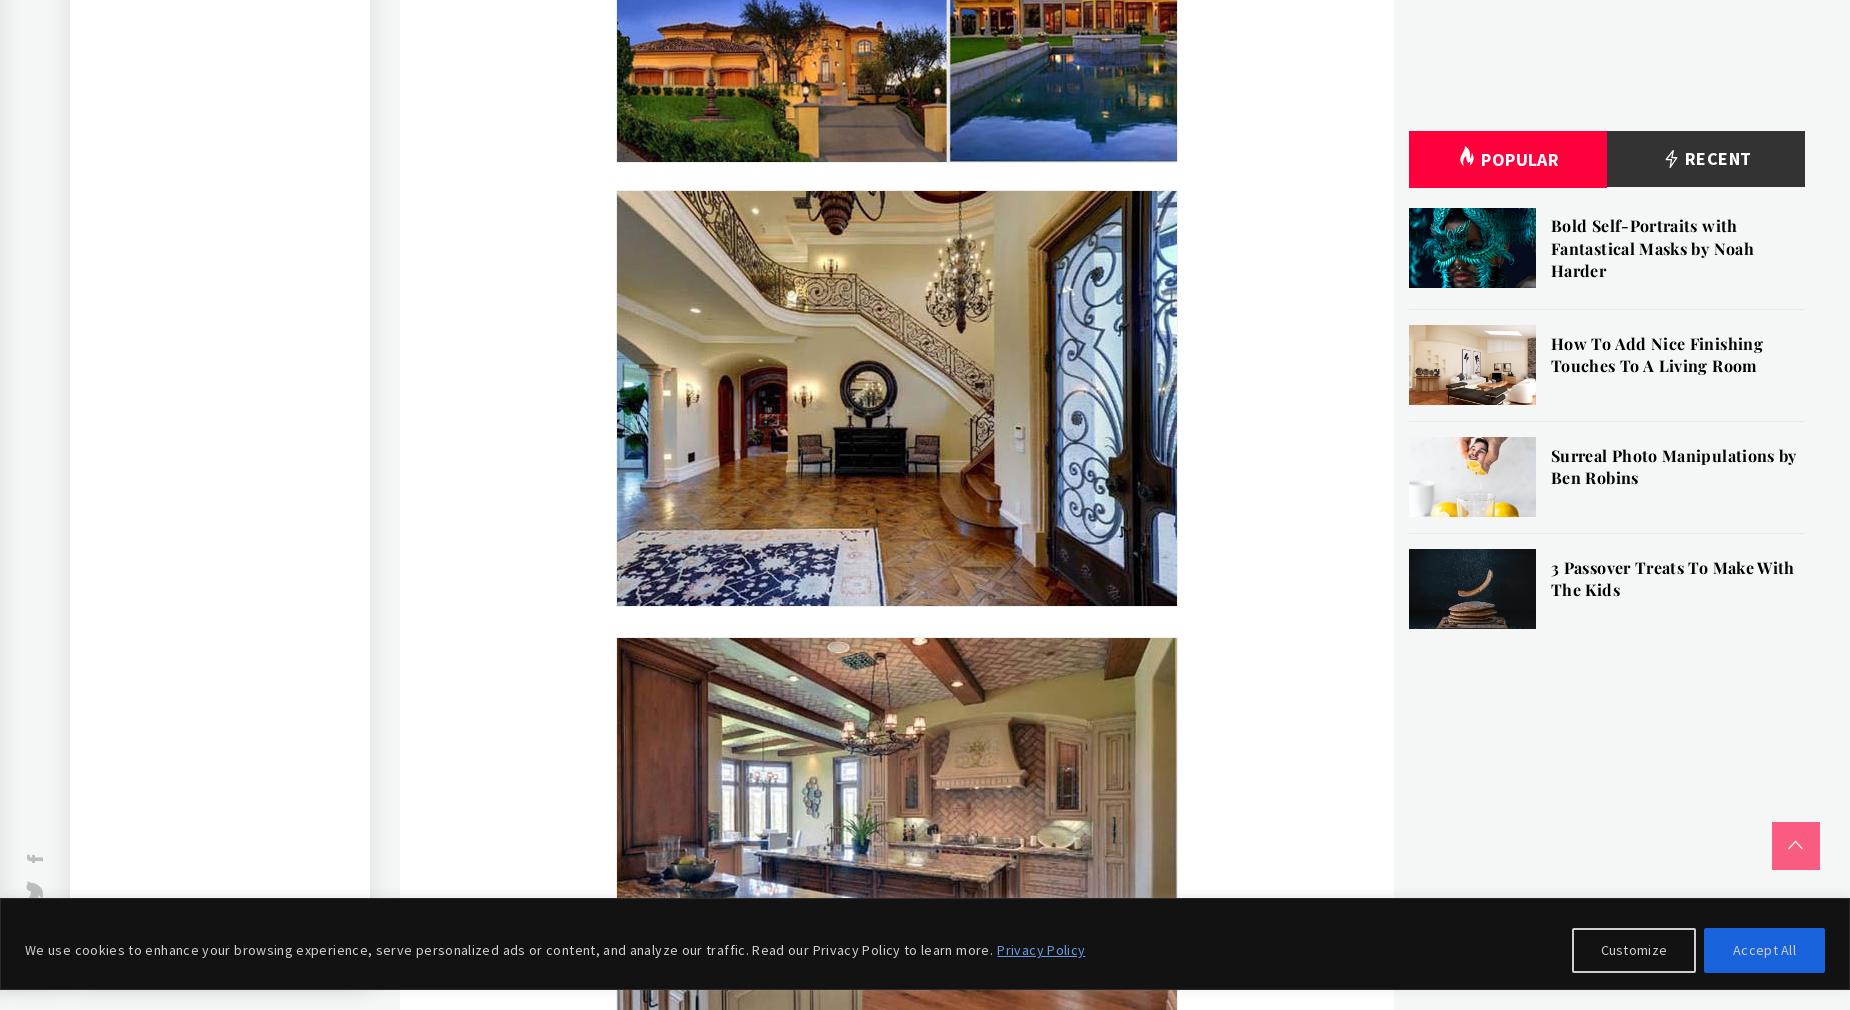 This screenshot has height=1010, width=1850. I want to click on 'Recent', so click(1715, 157).